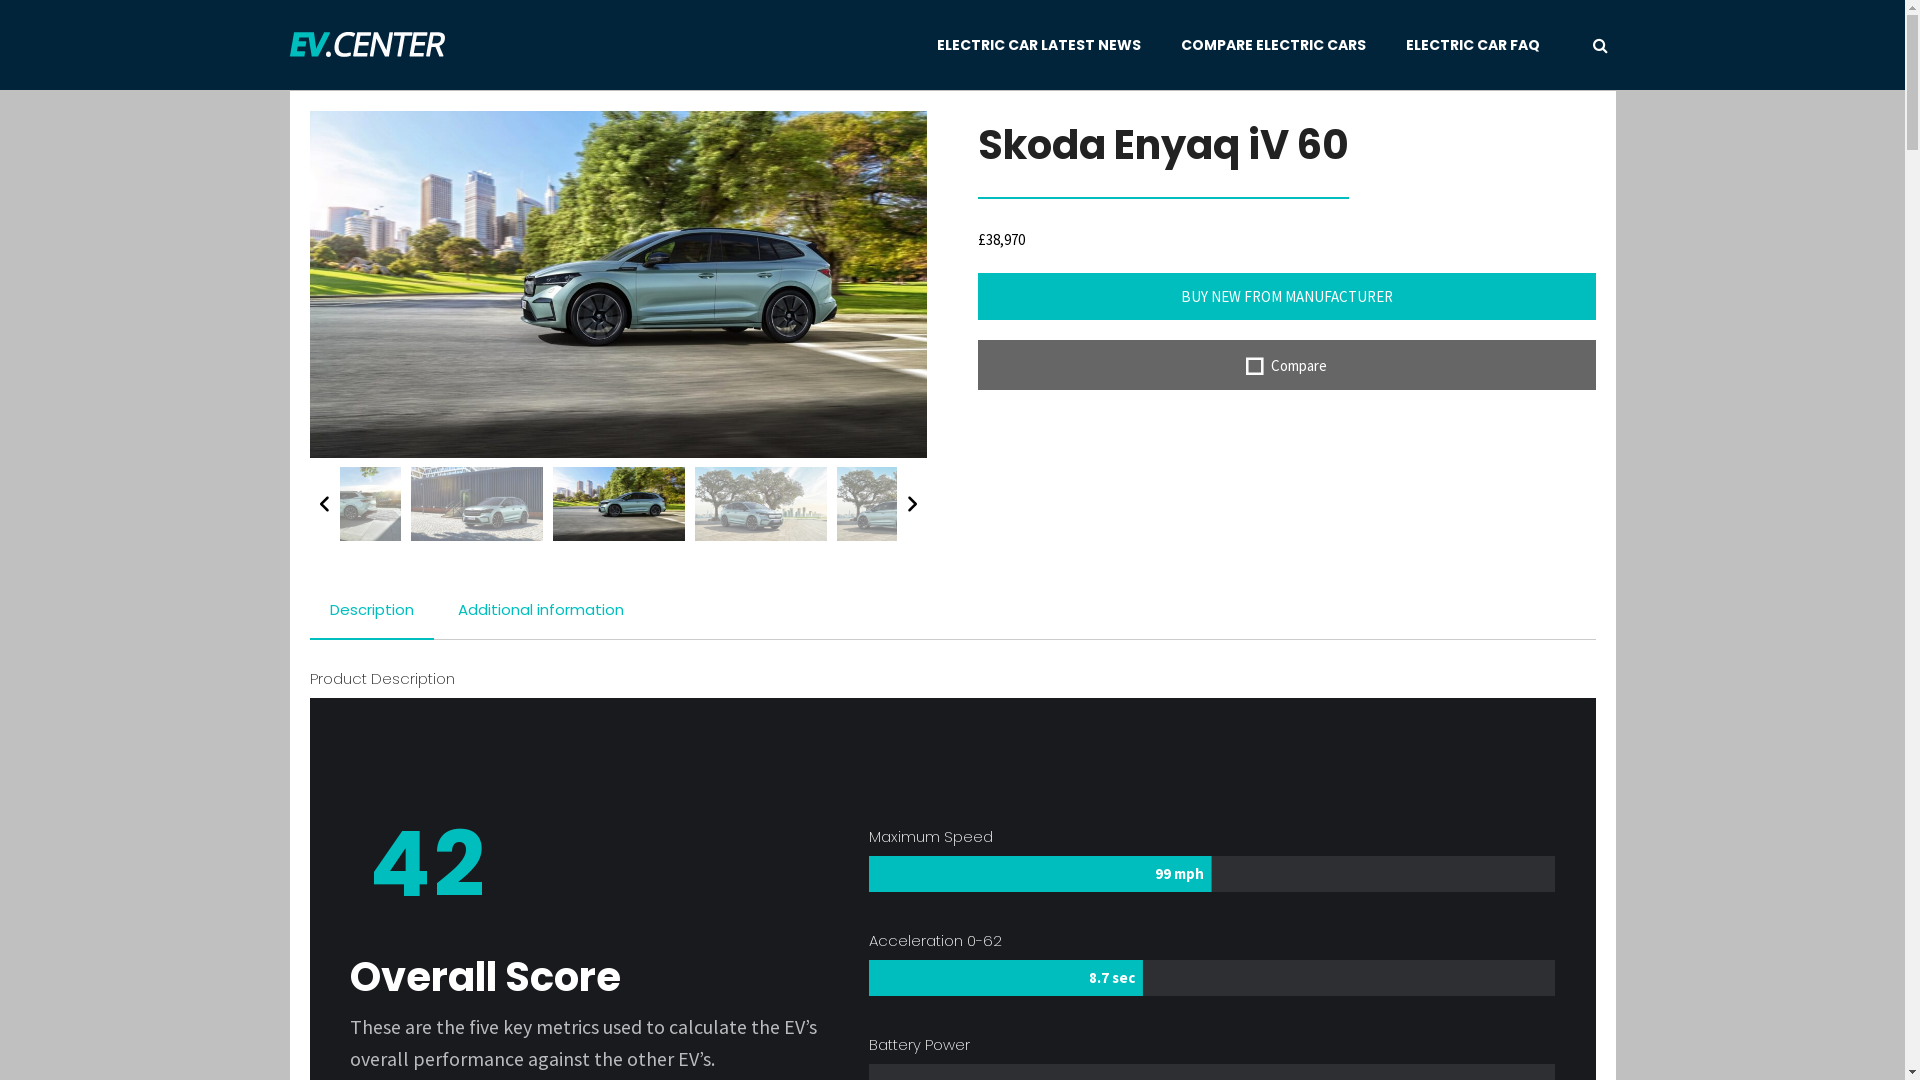 The height and width of the screenshot is (1080, 1920). Describe the element at coordinates (1272, 45) in the screenshot. I see `'COMPARE ELECTRIC CARS'` at that location.